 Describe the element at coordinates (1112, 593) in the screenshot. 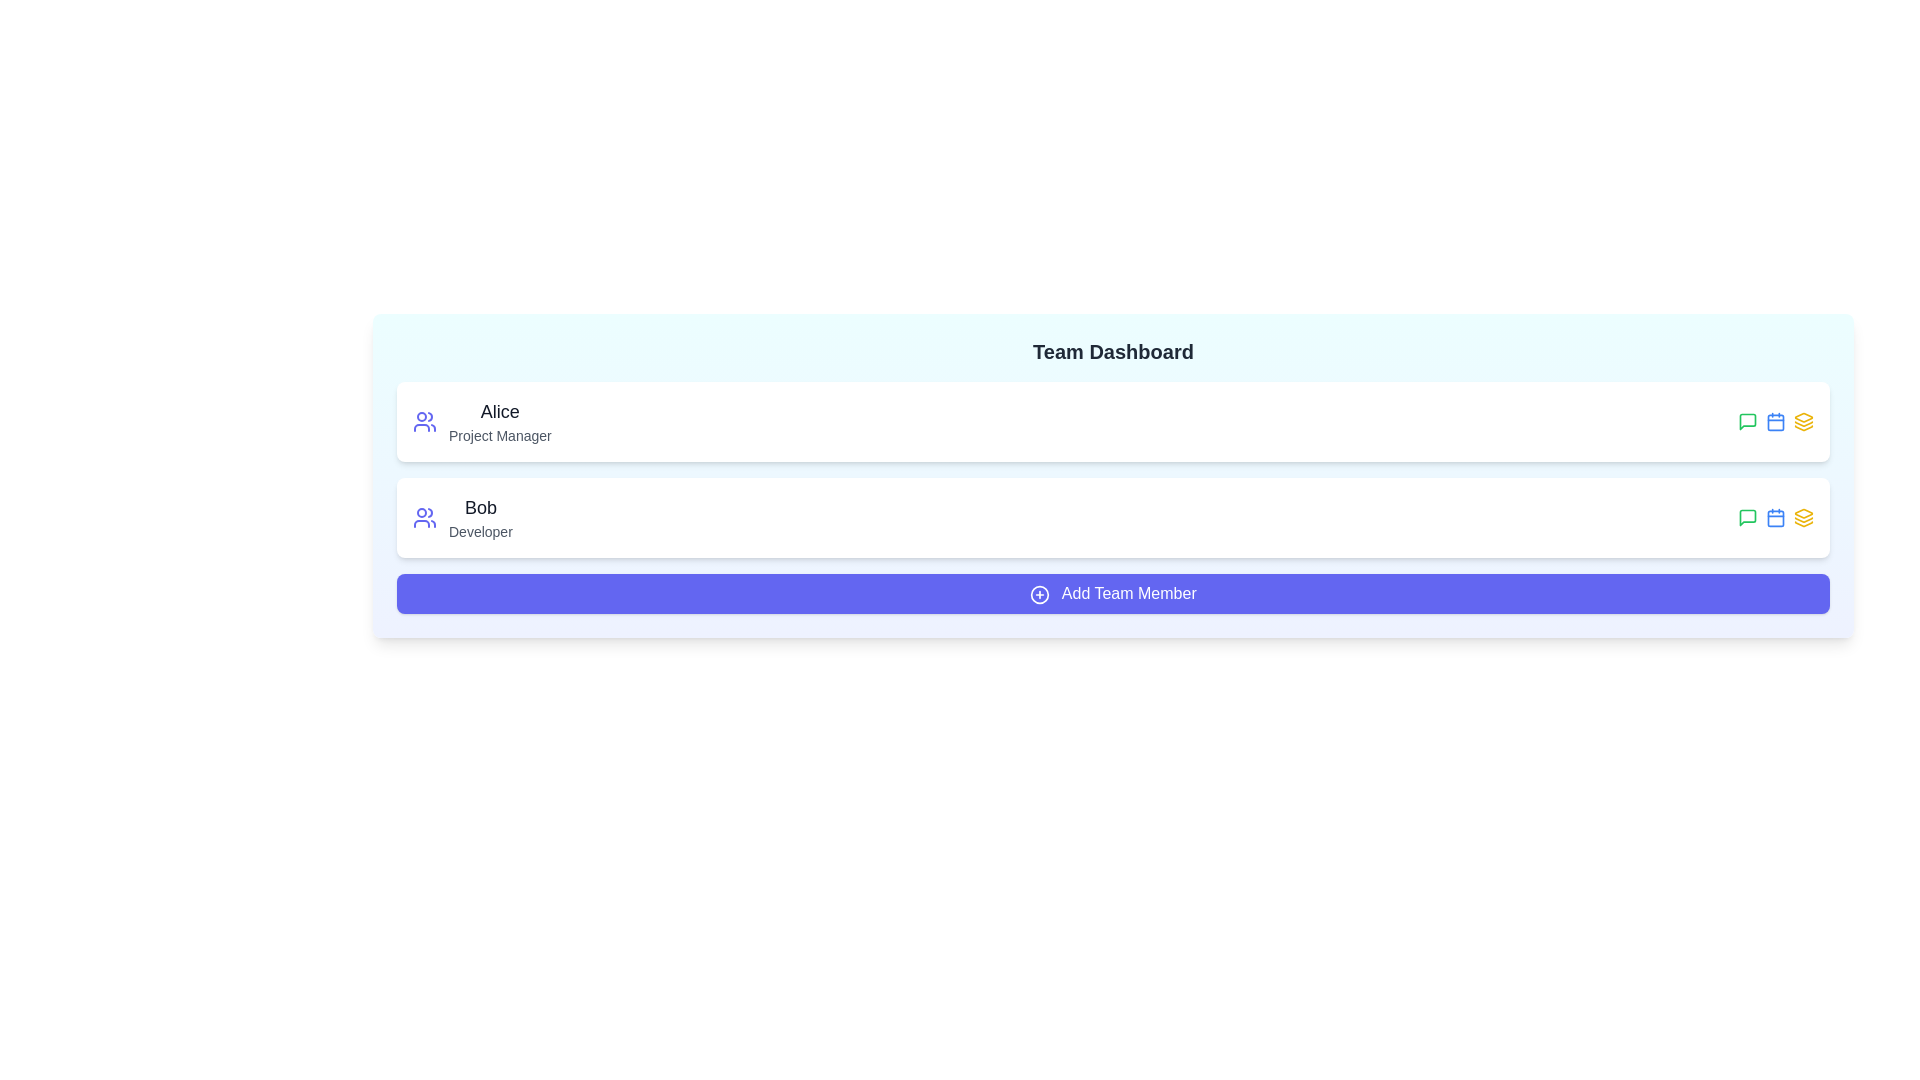

I see `the 'Add Team Member' button, which is a rectangular button with rounded corners, purple background, and white text, located at the bottom of the 'Team Dashboard'` at that location.